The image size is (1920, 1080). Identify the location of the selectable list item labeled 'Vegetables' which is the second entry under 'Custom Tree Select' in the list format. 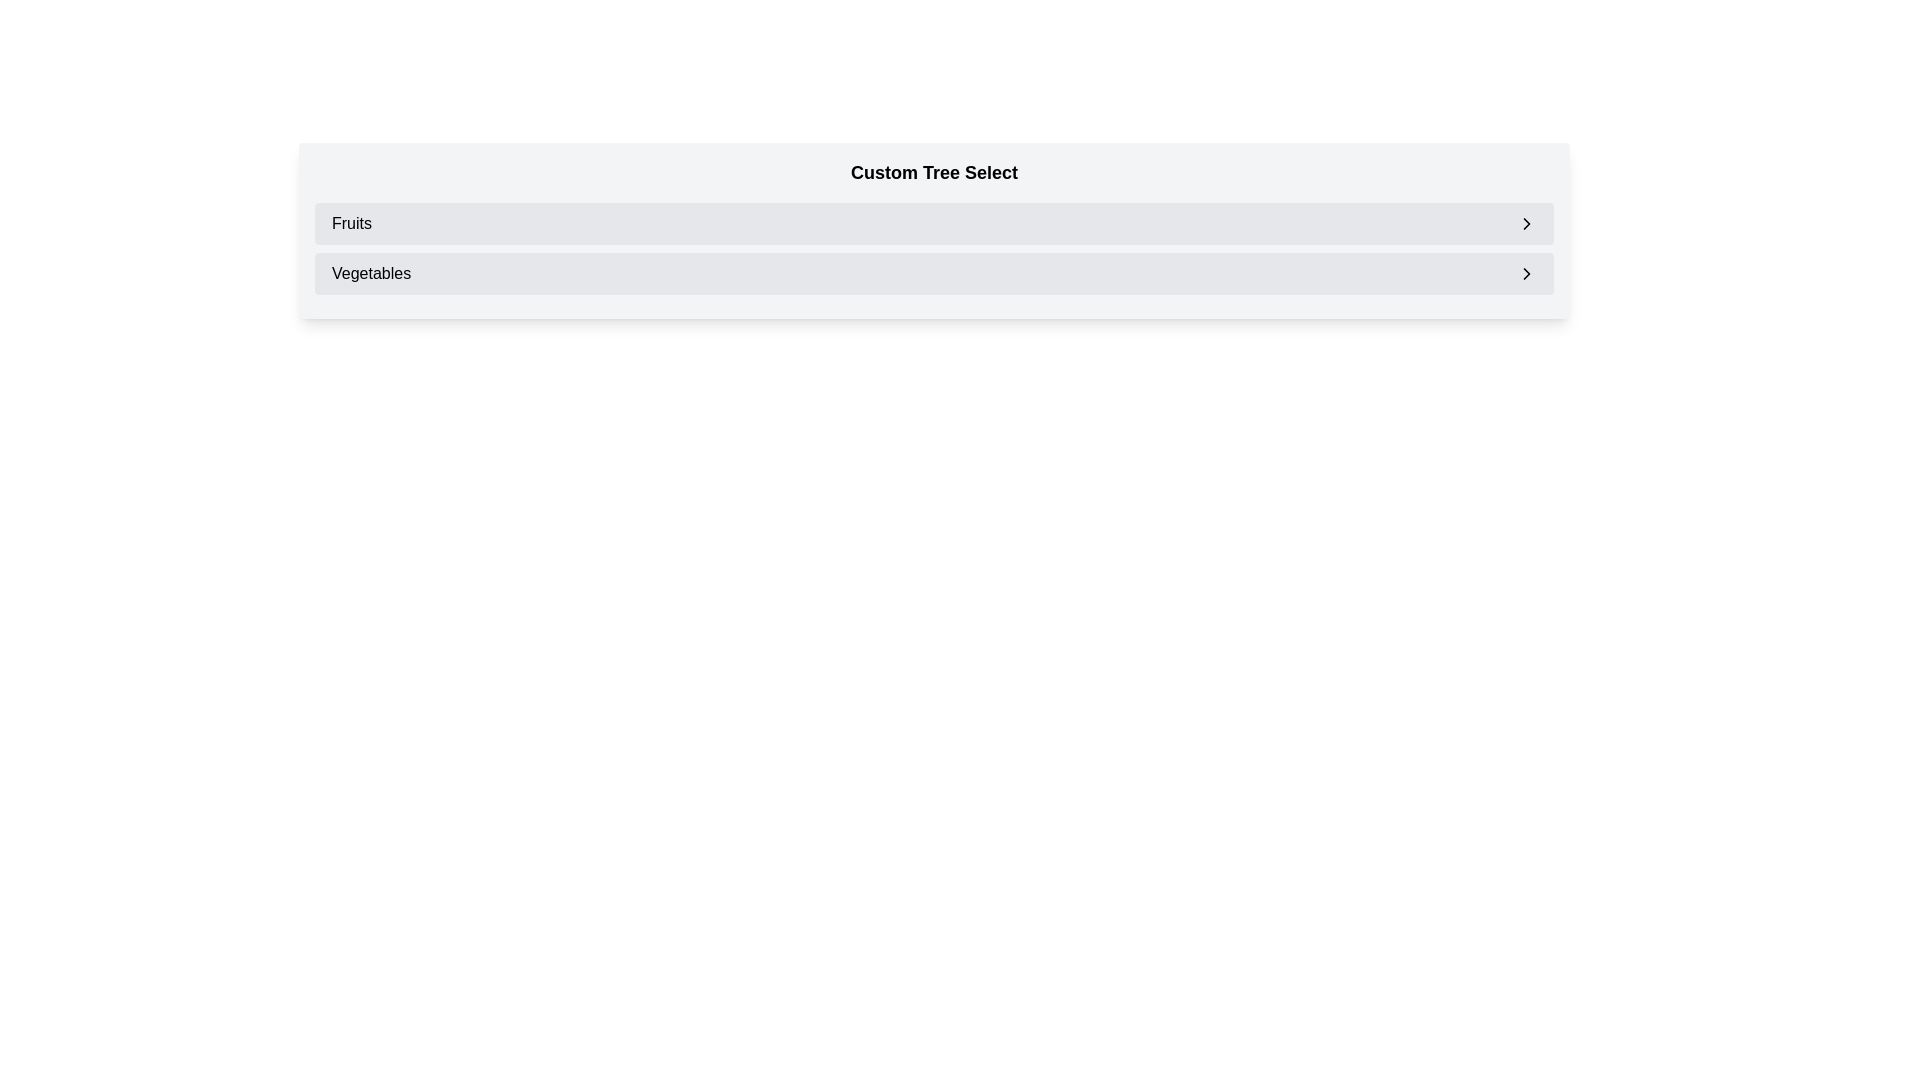
(933, 273).